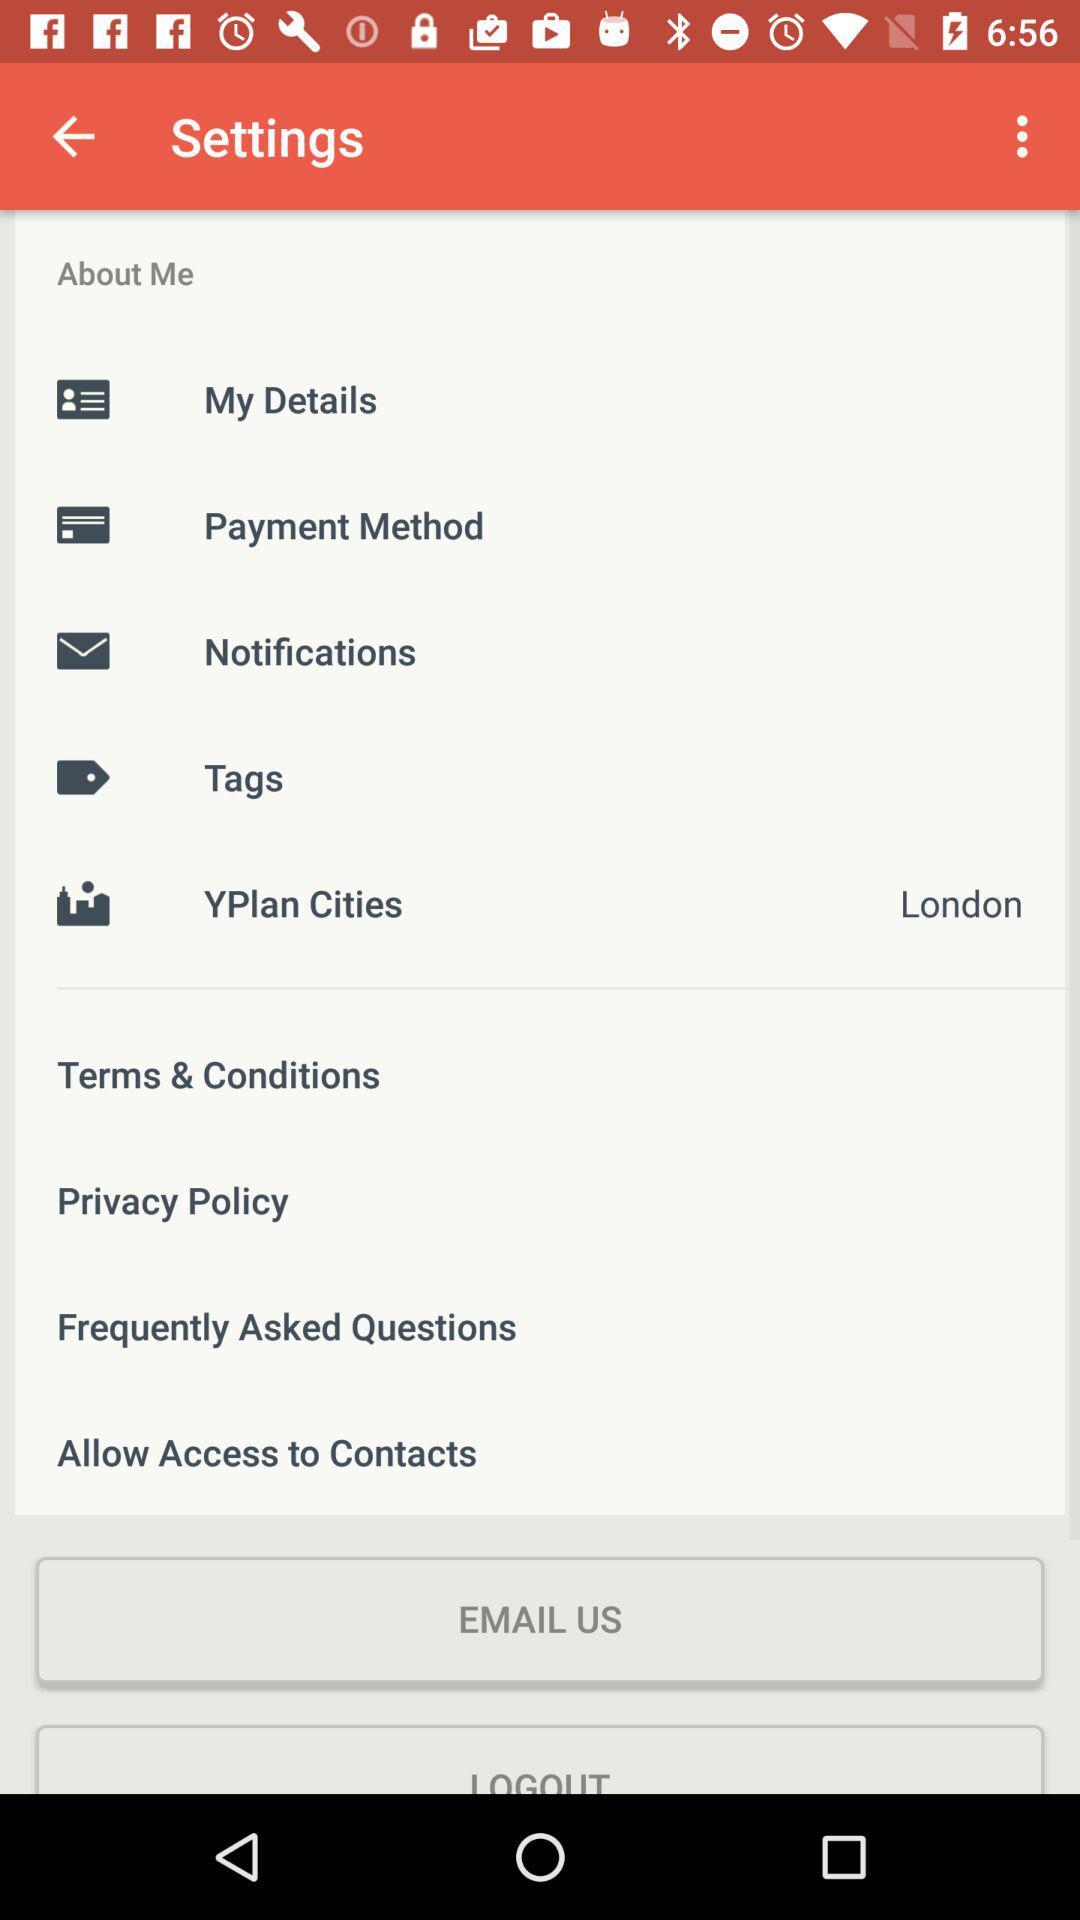 This screenshot has height=1920, width=1080. Describe the element at coordinates (540, 776) in the screenshot. I see `the tags icon` at that location.